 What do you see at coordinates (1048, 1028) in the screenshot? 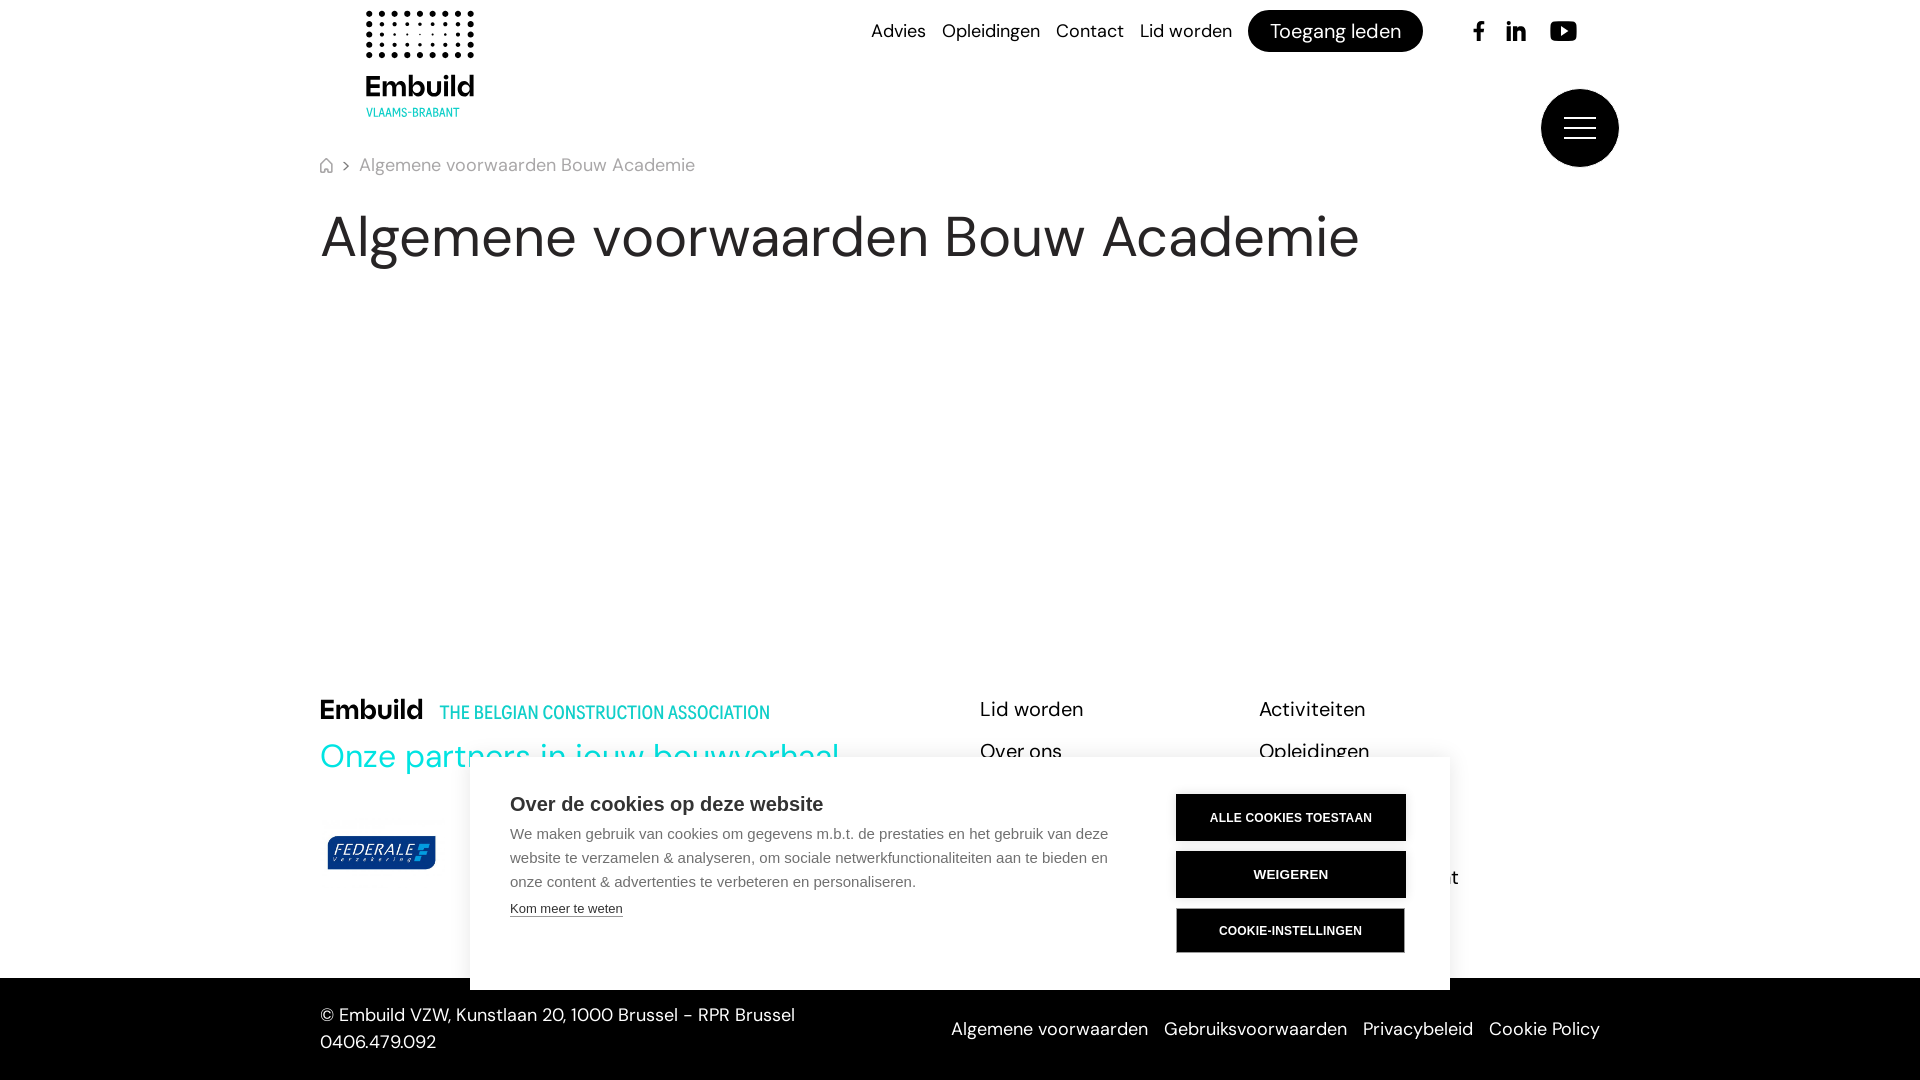
I see `'Algemene voorwaarden'` at bounding box center [1048, 1028].